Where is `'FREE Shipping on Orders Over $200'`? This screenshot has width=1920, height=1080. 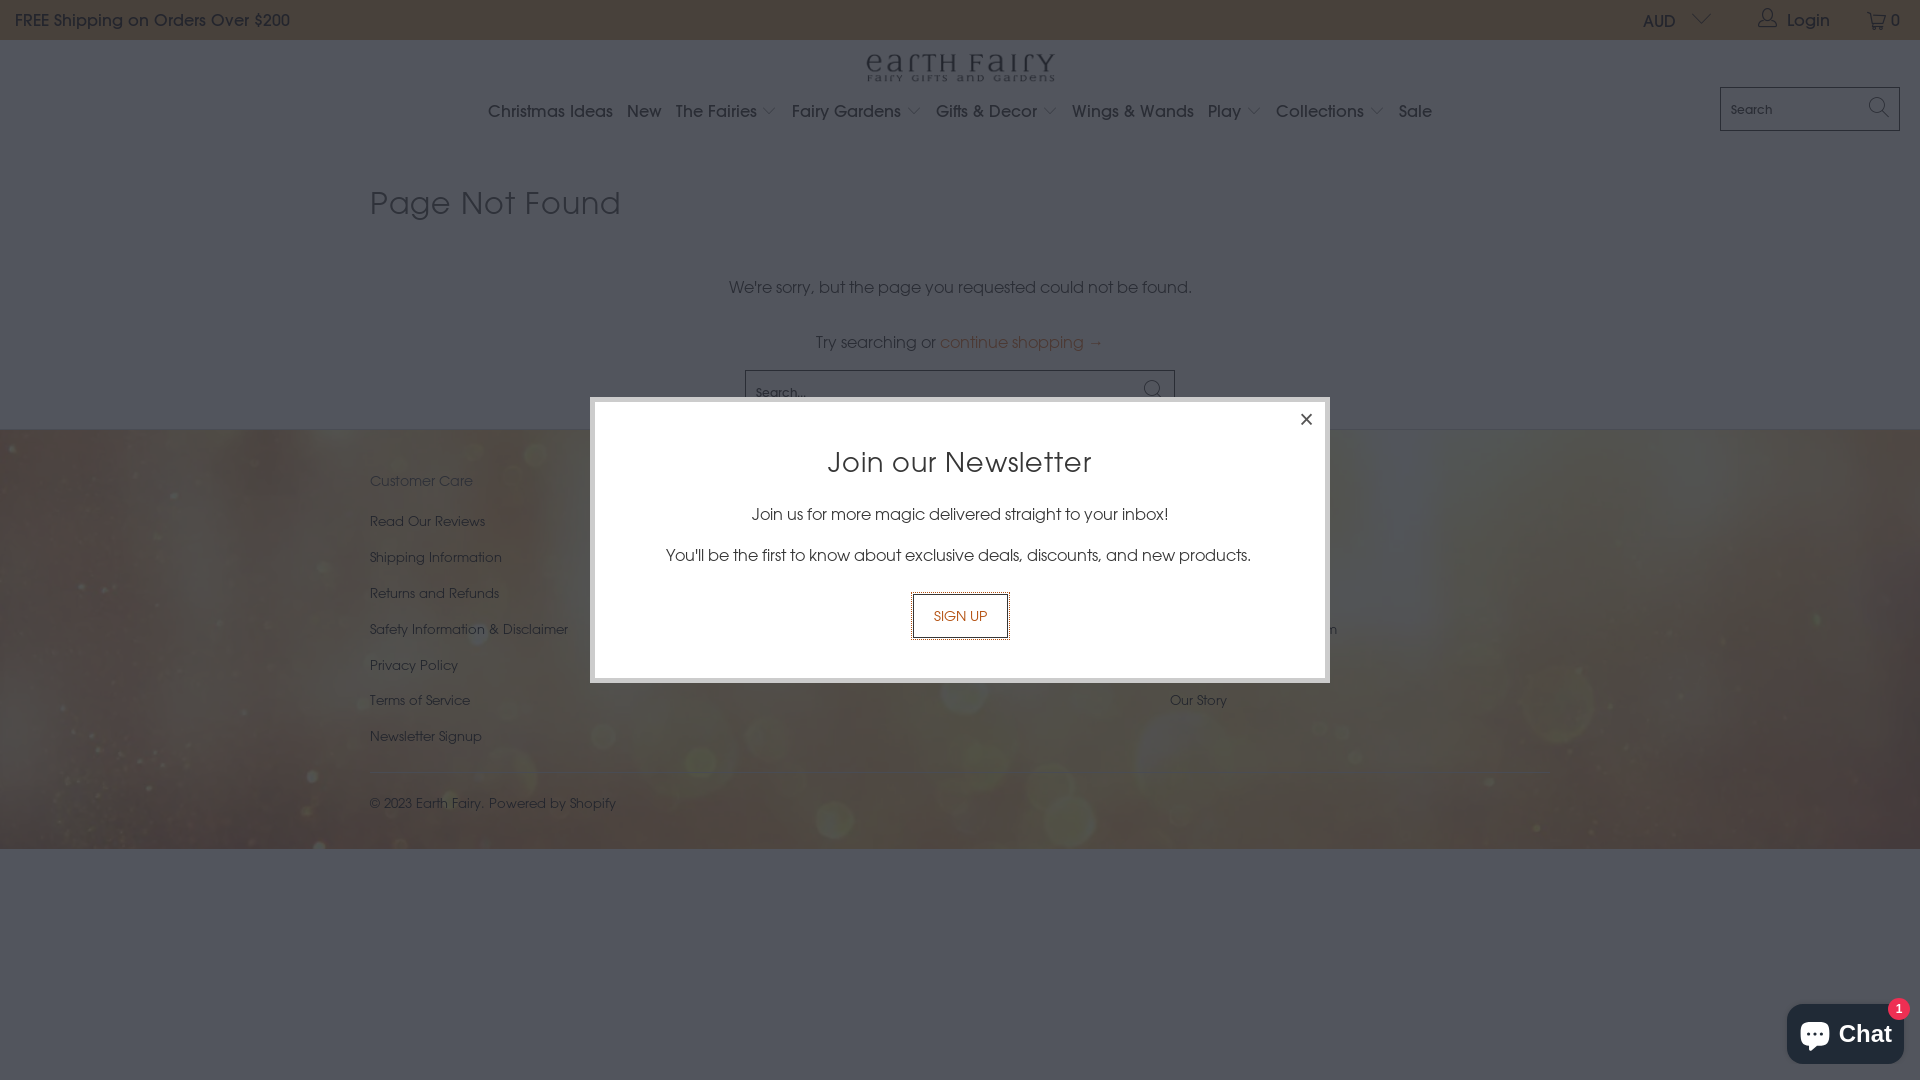
'FREE Shipping on Orders Over $200' is located at coordinates (151, 19).